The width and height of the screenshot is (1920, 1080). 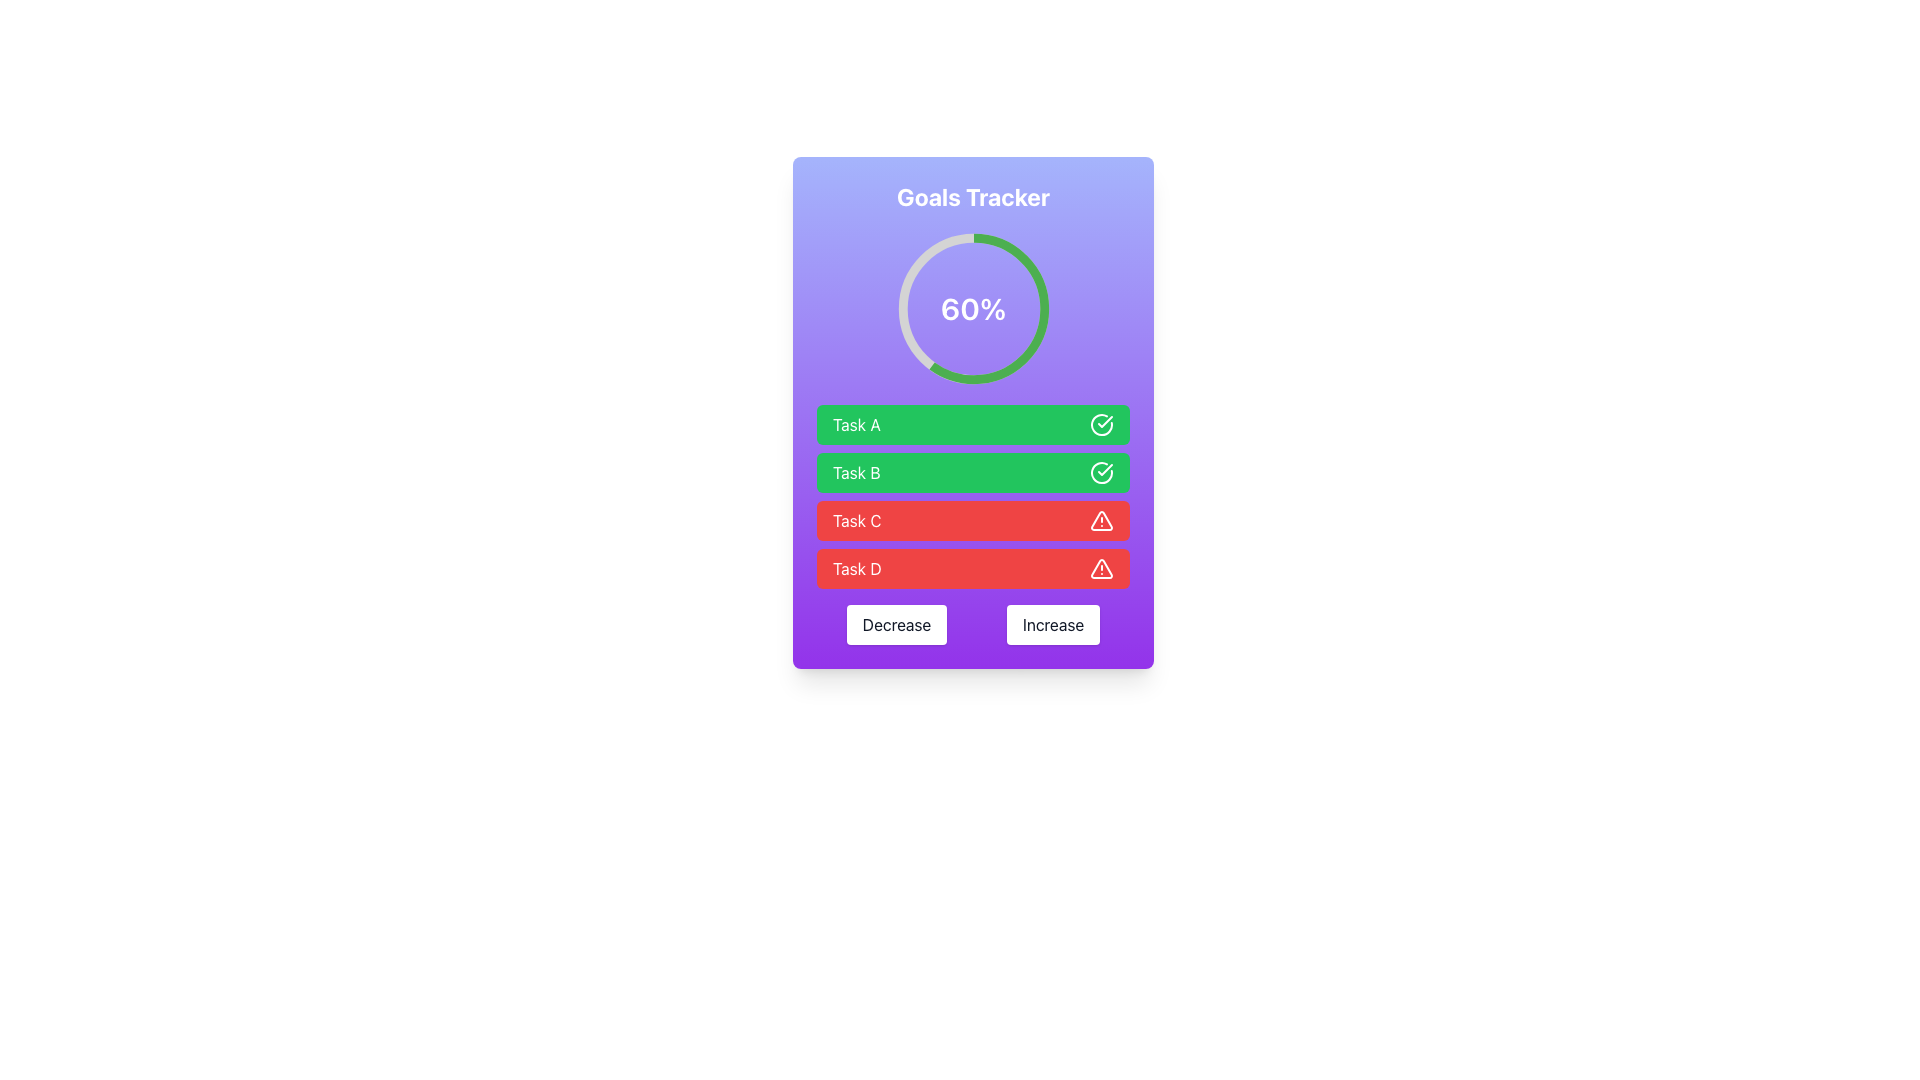 What do you see at coordinates (1052, 623) in the screenshot?
I see `the 'Increase' button located at the bottom center of the interface, to the right of the 'Decrease' button` at bounding box center [1052, 623].